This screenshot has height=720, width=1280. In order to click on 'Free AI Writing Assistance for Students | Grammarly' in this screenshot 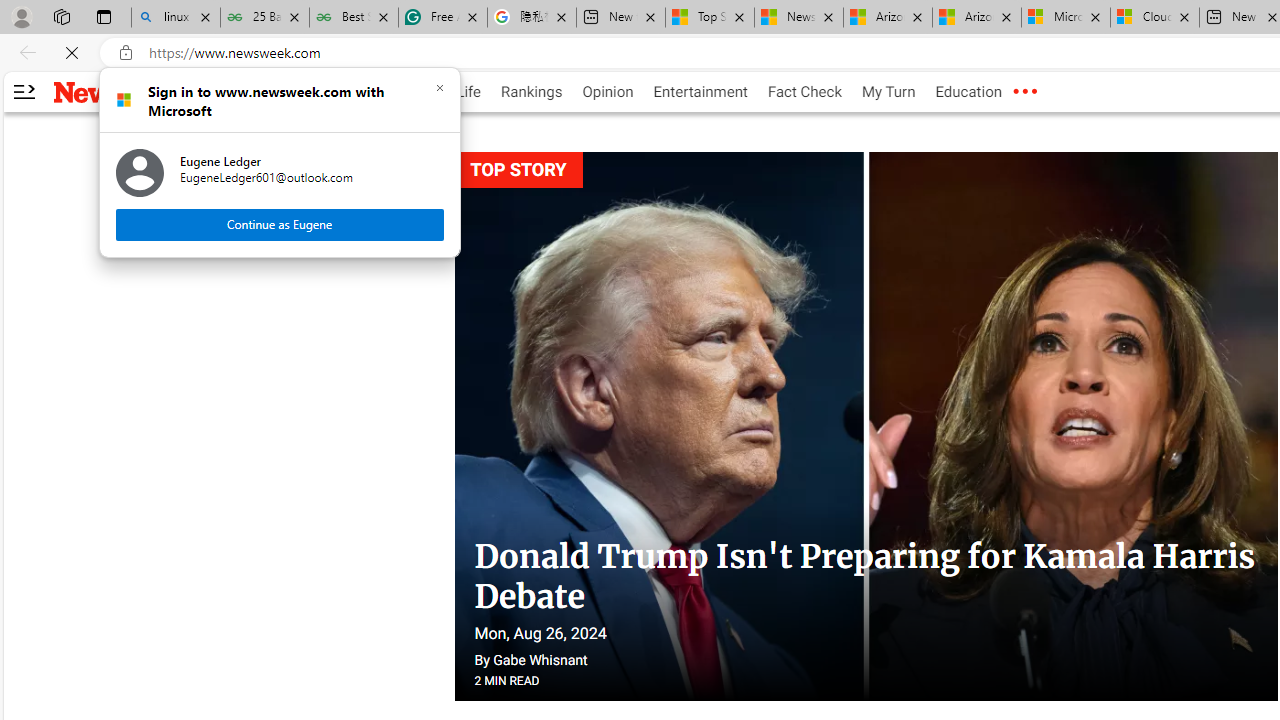, I will do `click(442, 17)`.